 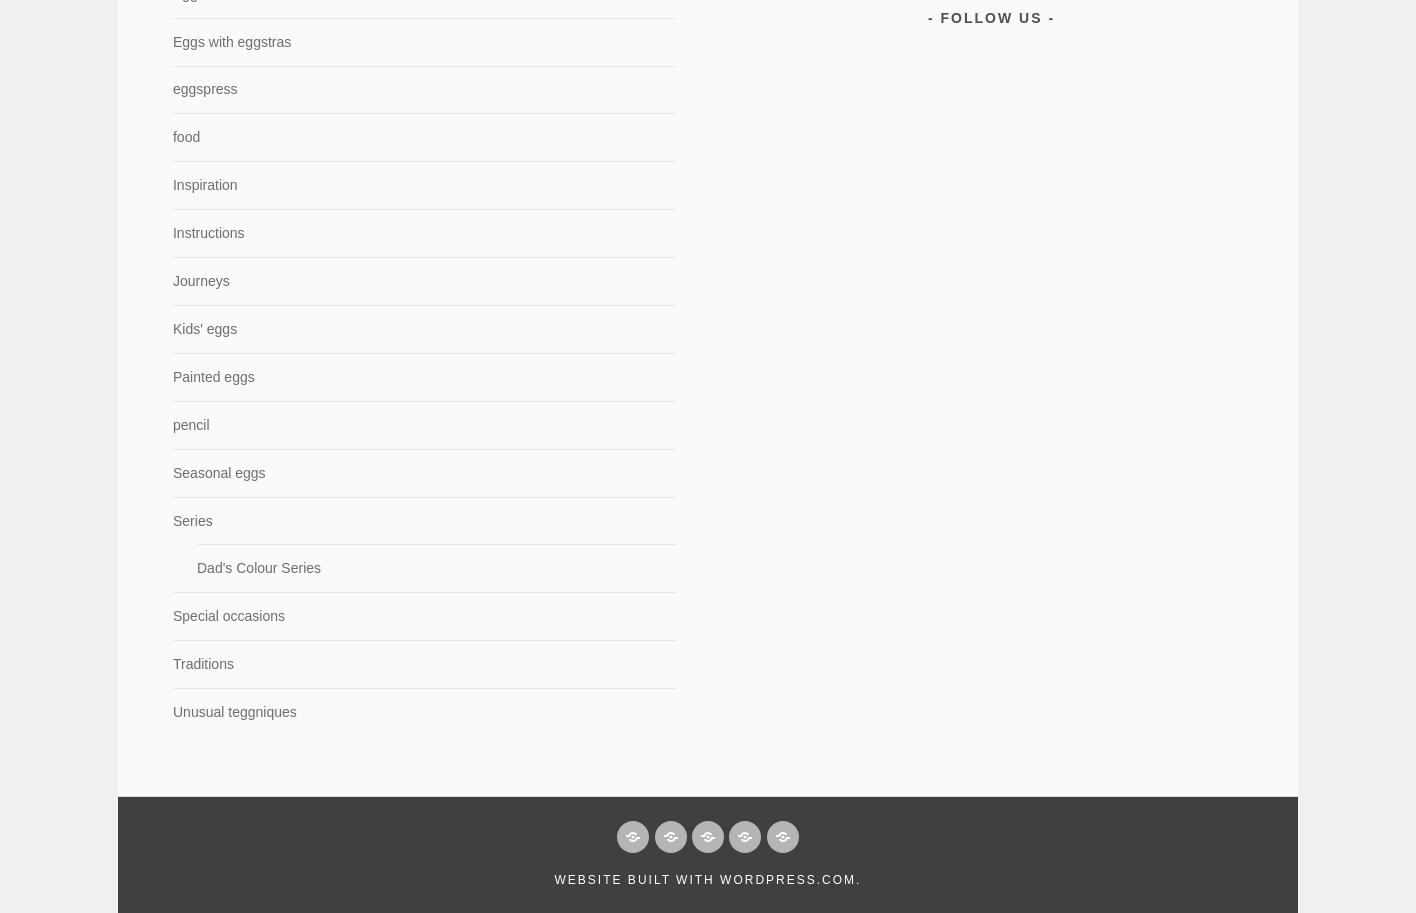 What do you see at coordinates (203, 184) in the screenshot?
I see `'Inspiration'` at bounding box center [203, 184].